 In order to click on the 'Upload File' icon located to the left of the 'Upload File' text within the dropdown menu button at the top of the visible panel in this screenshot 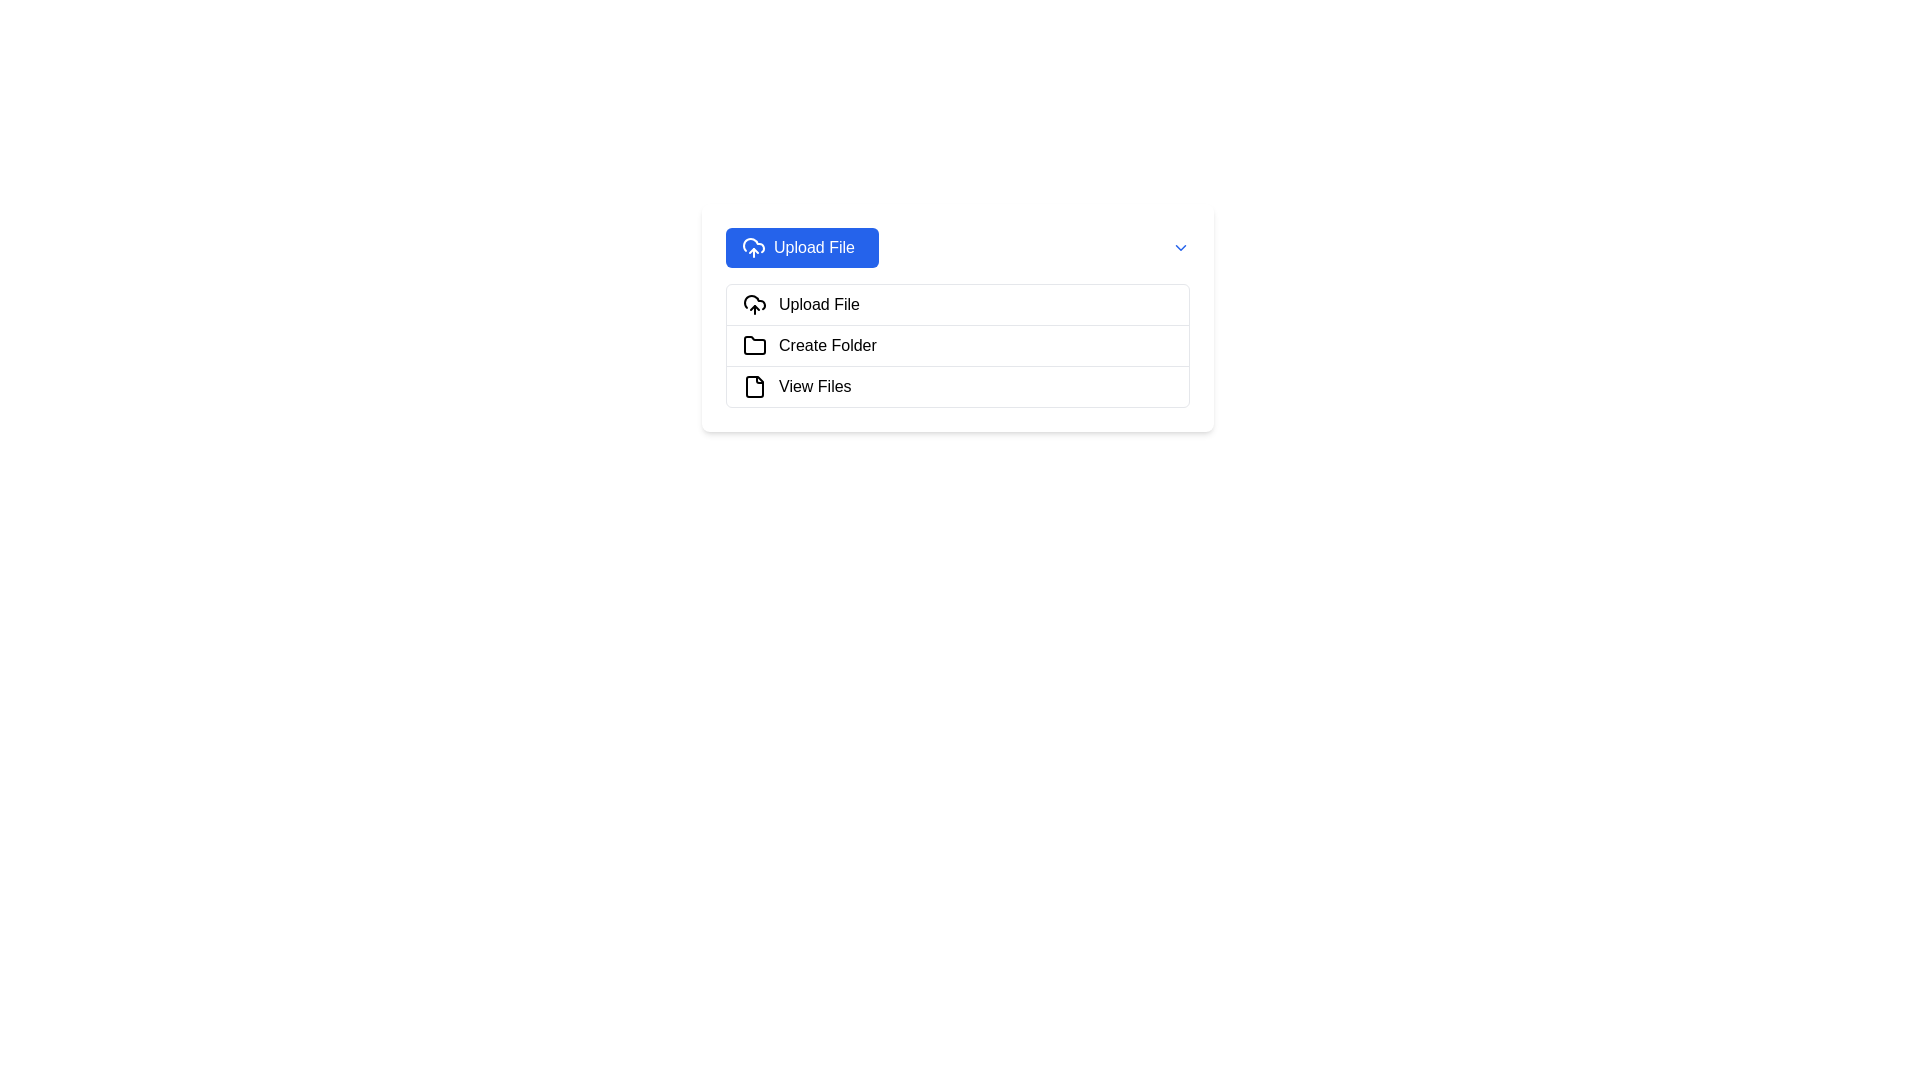, I will do `click(752, 246)`.